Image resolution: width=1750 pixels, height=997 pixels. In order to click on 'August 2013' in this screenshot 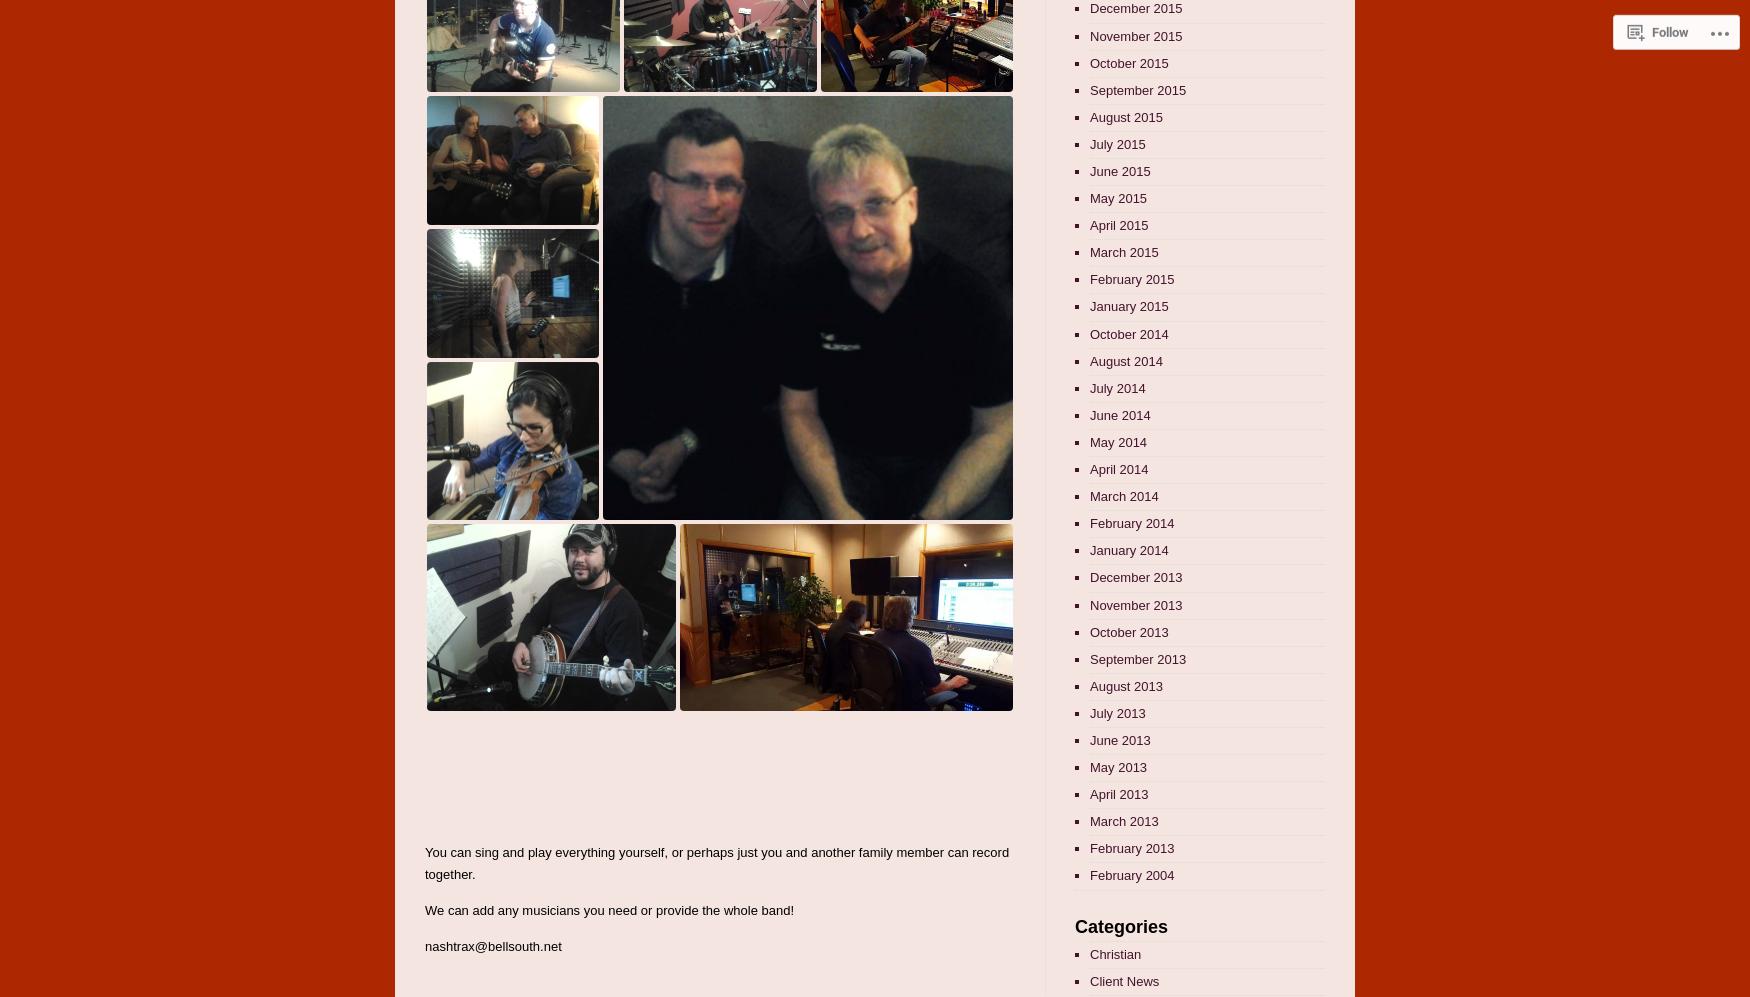, I will do `click(1125, 684)`.